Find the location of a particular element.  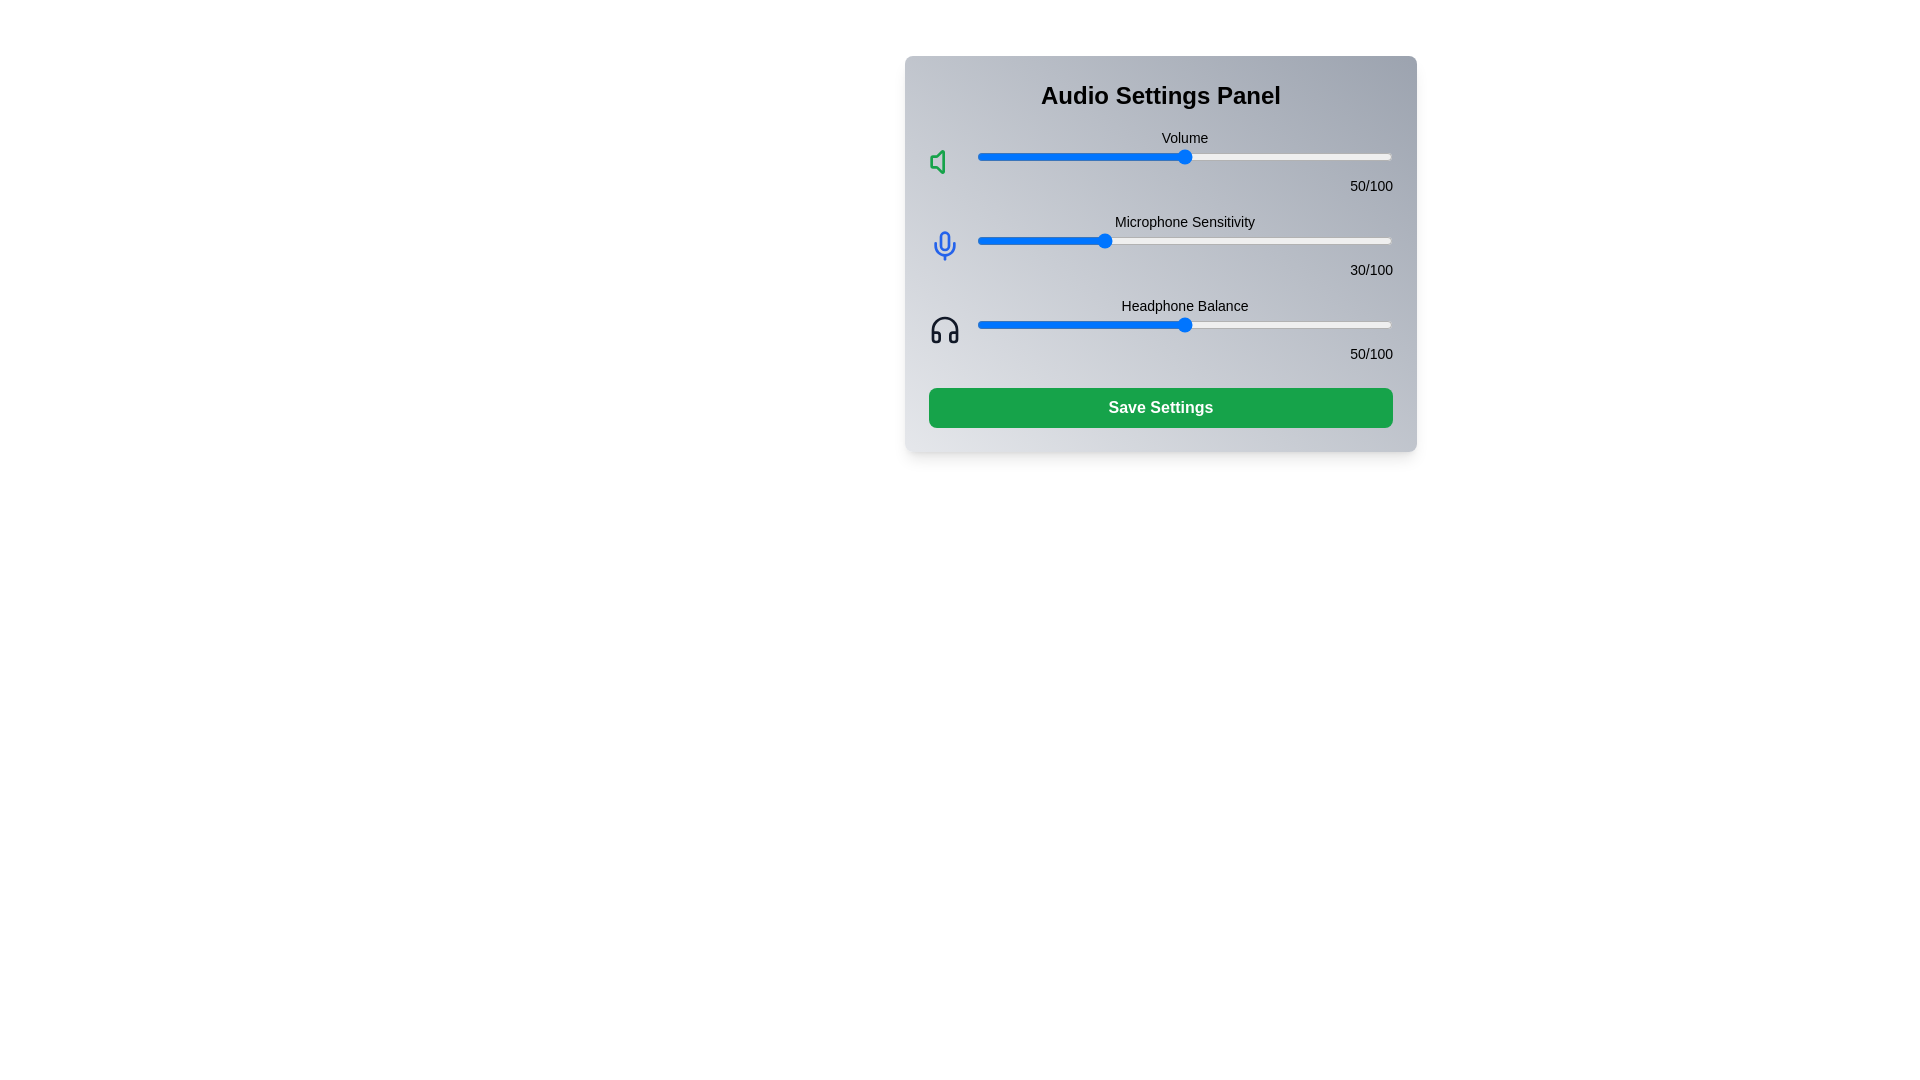

the headphone balance is located at coordinates (1168, 323).